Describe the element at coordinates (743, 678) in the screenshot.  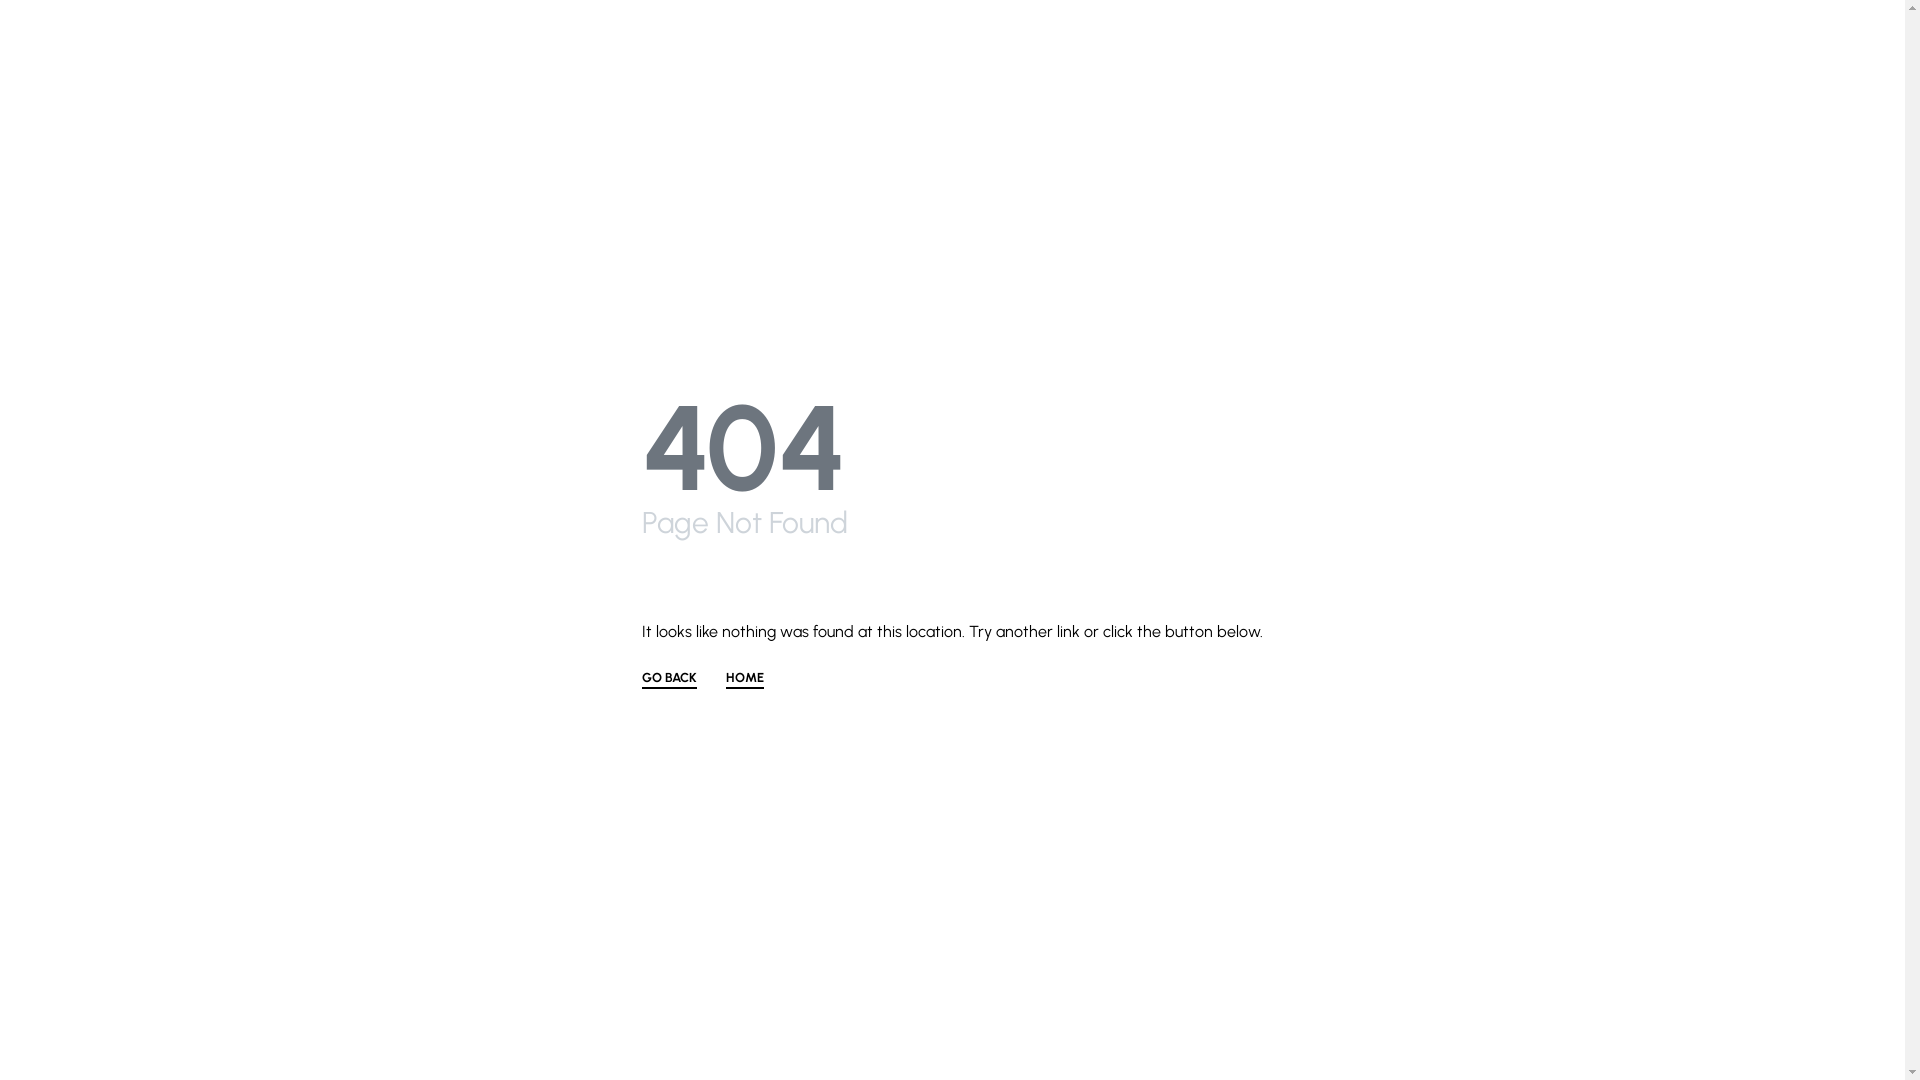
I see `'HOME'` at that location.